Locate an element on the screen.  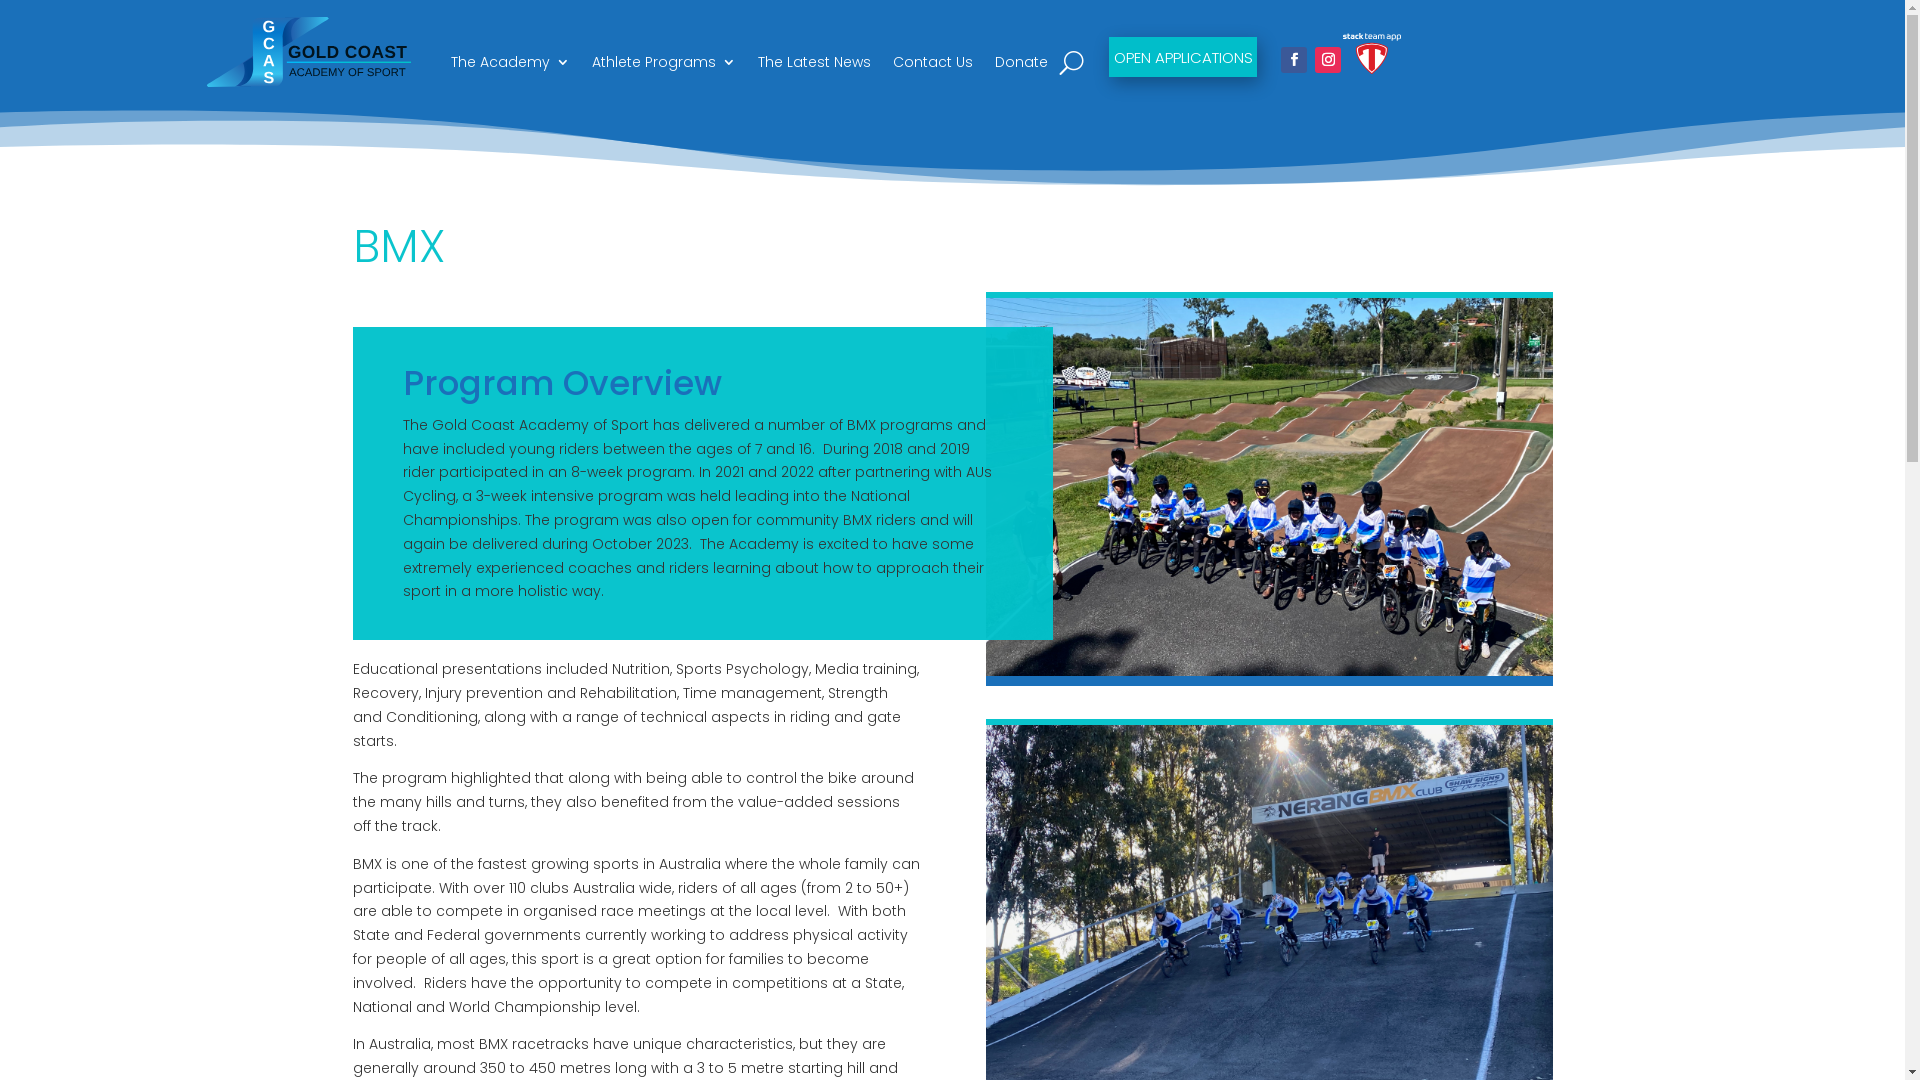
'OPEN APPLICATIONS' is located at coordinates (1107, 56).